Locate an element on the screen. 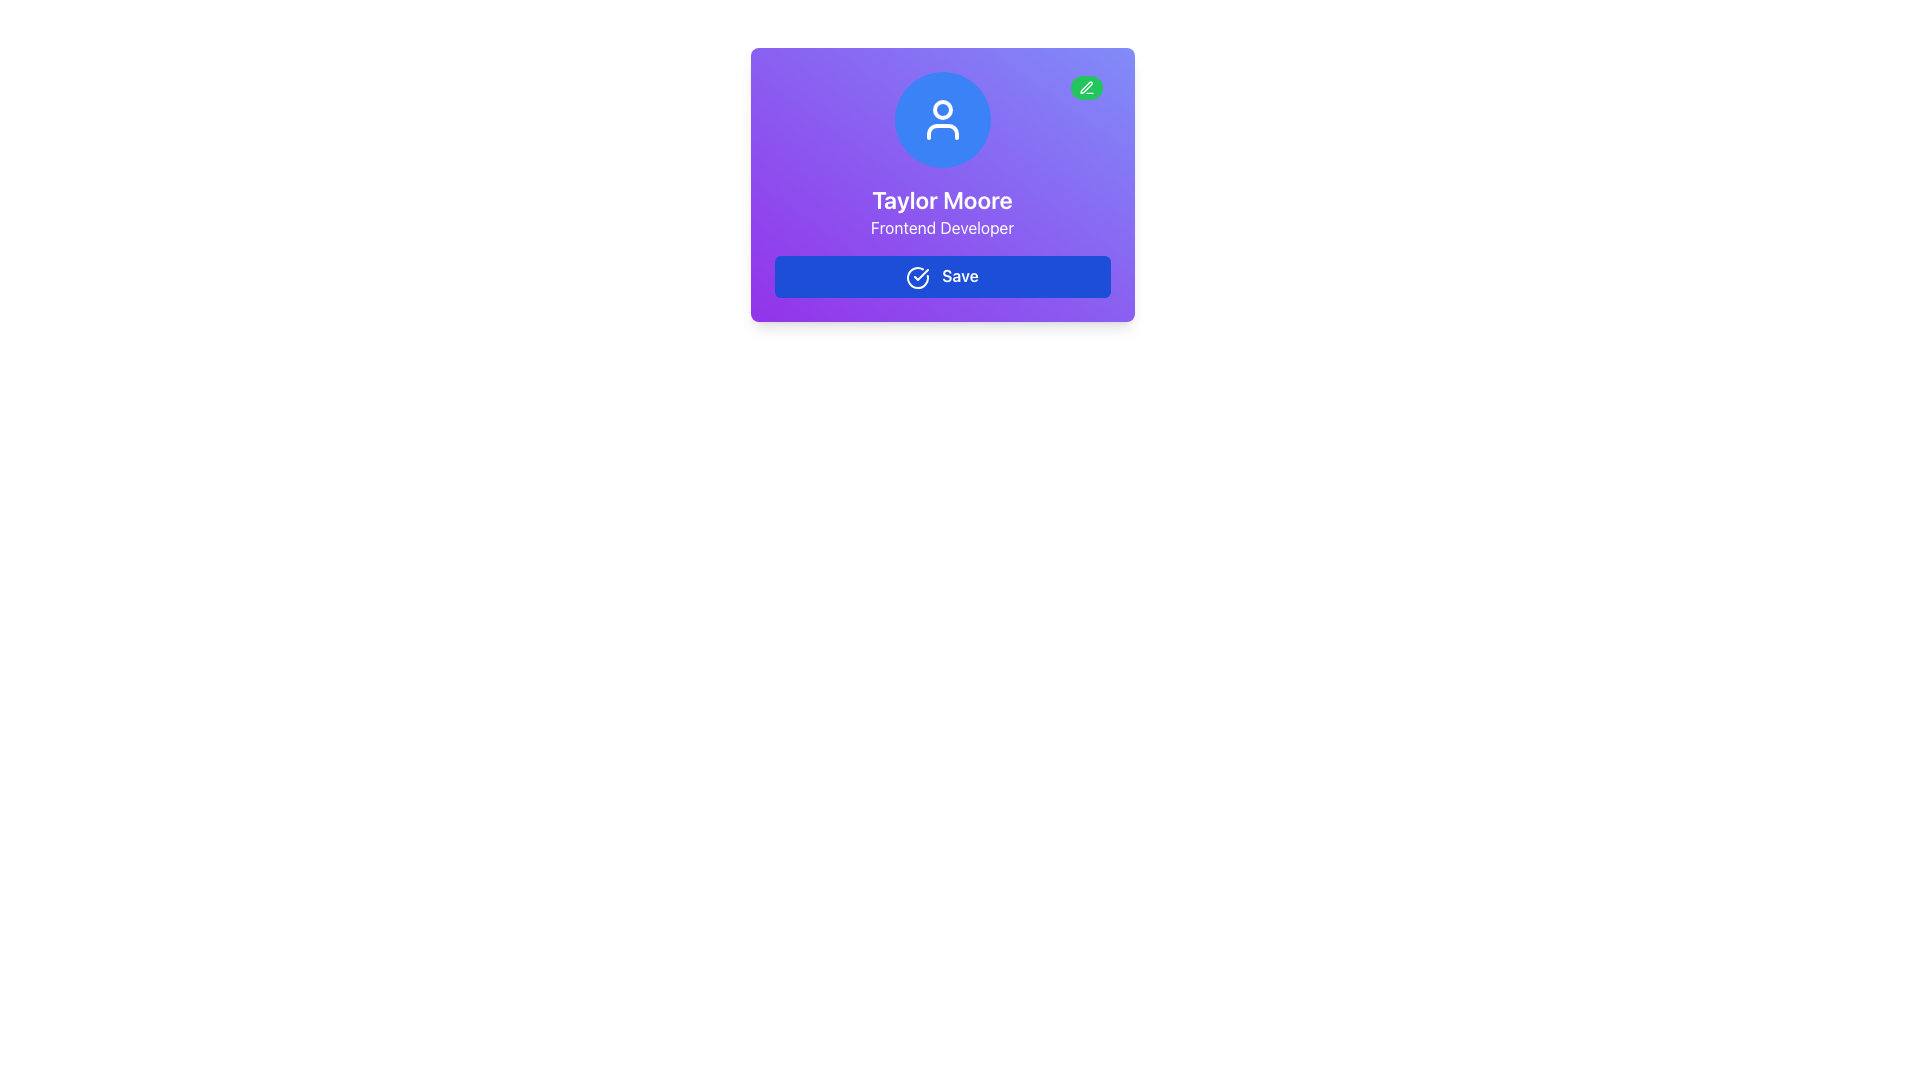 The image size is (1920, 1080). the text label displaying 'Taylor Moore' which is centrally located within a card layout is located at coordinates (941, 200).